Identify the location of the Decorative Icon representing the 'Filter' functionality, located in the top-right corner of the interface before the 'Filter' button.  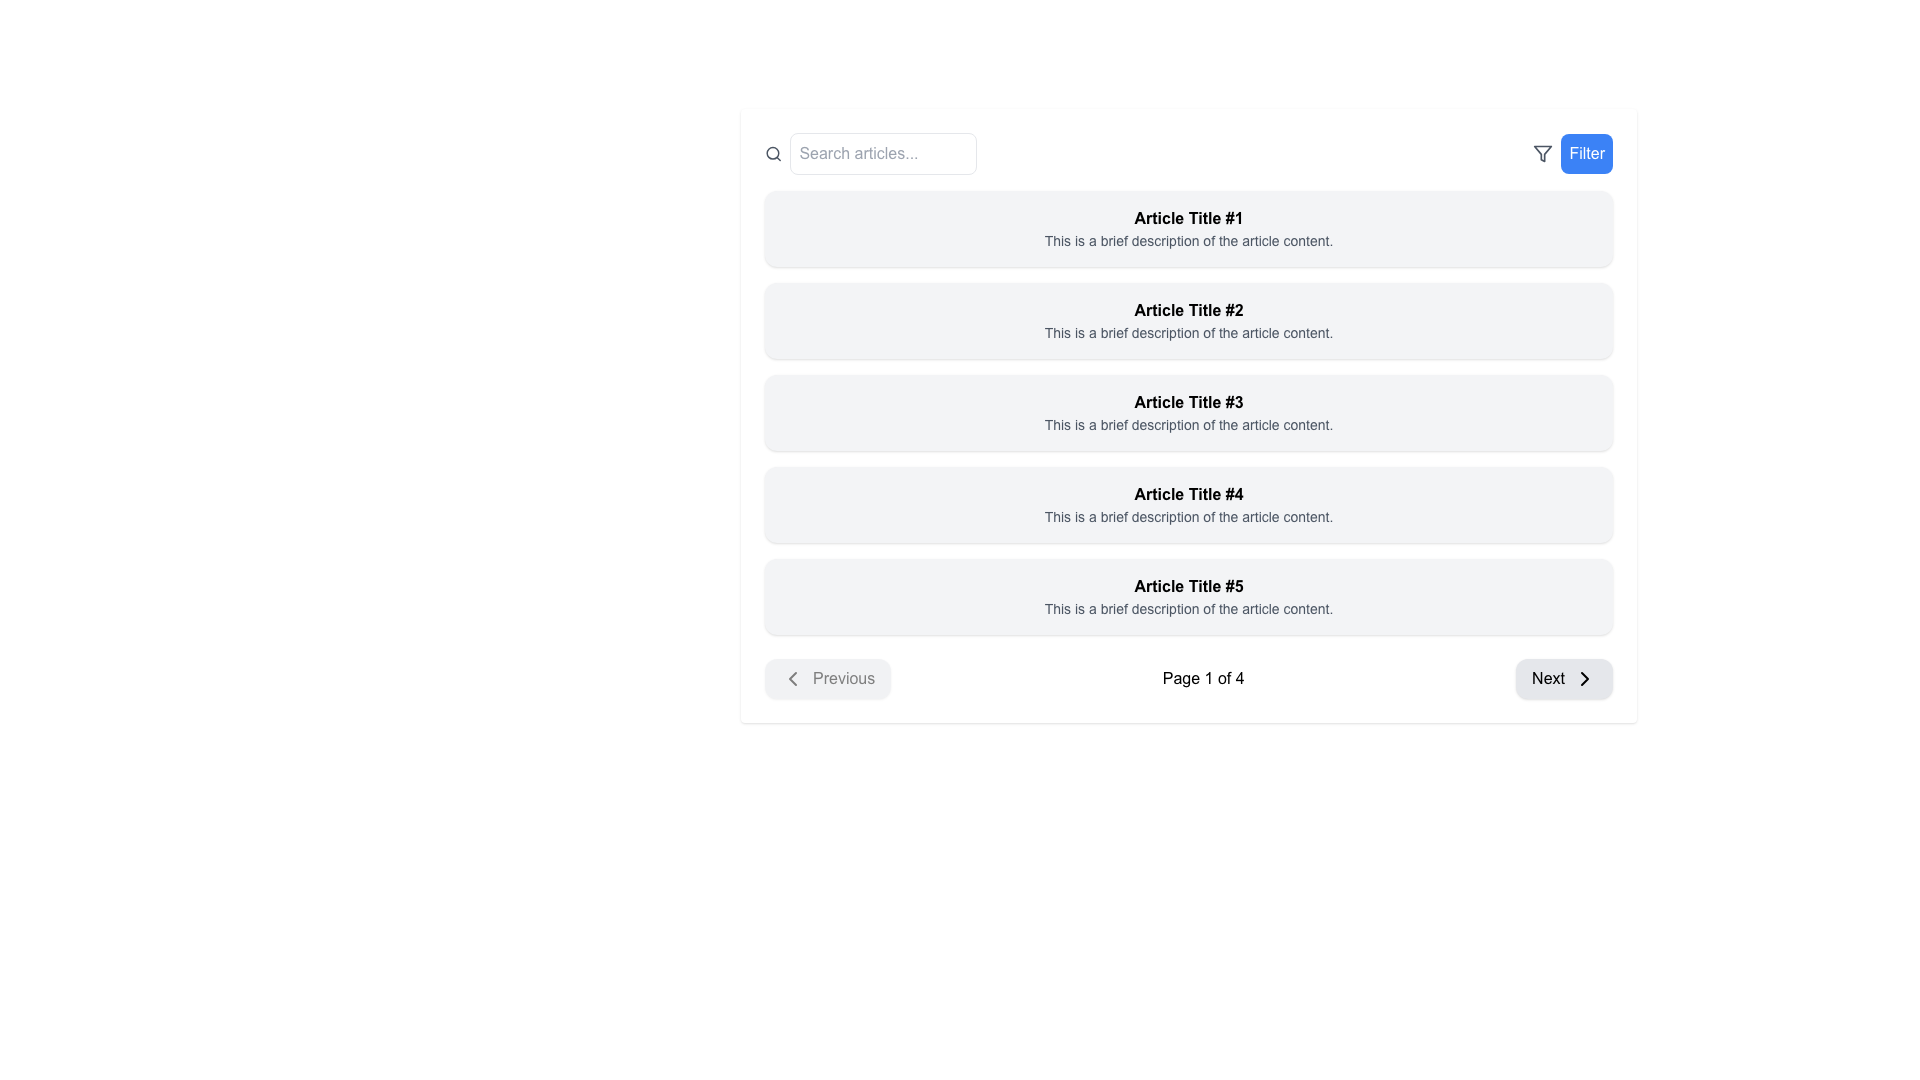
(1542, 153).